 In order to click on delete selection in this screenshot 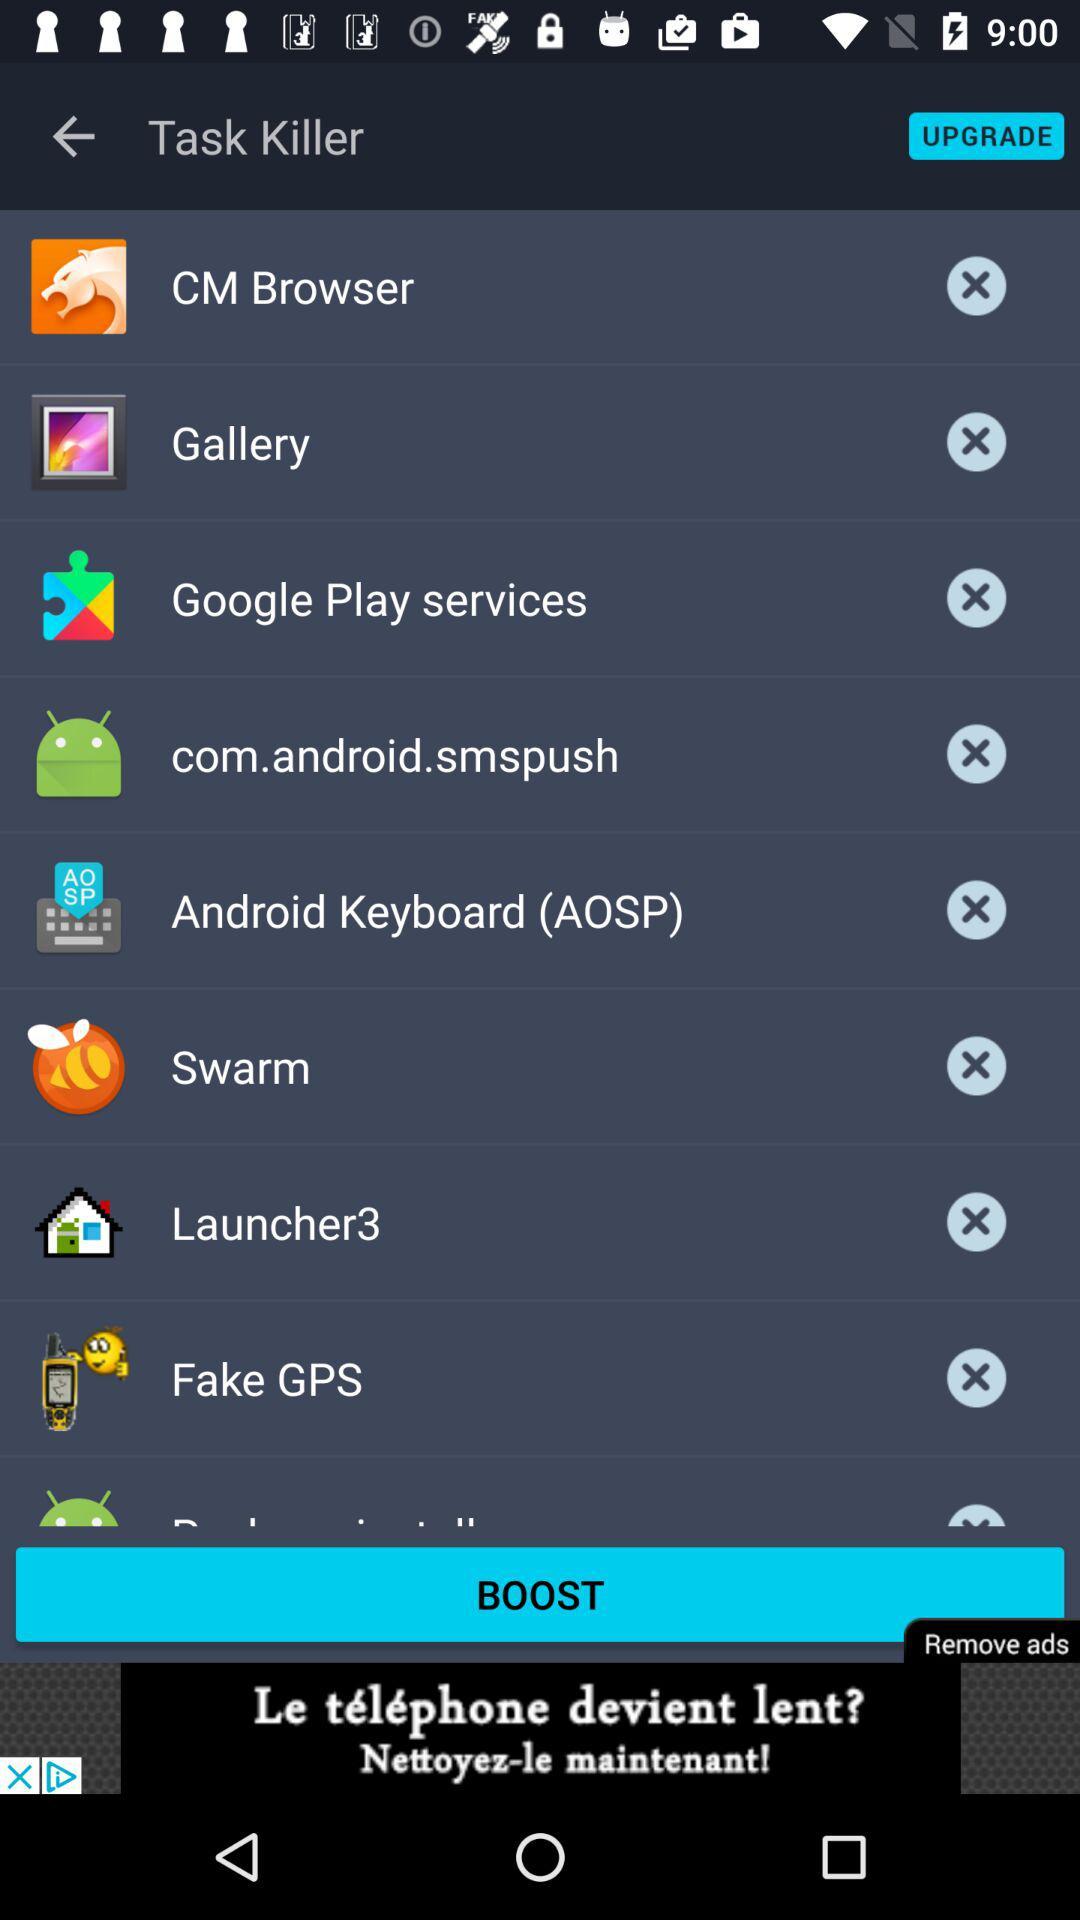, I will do `click(976, 441)`.